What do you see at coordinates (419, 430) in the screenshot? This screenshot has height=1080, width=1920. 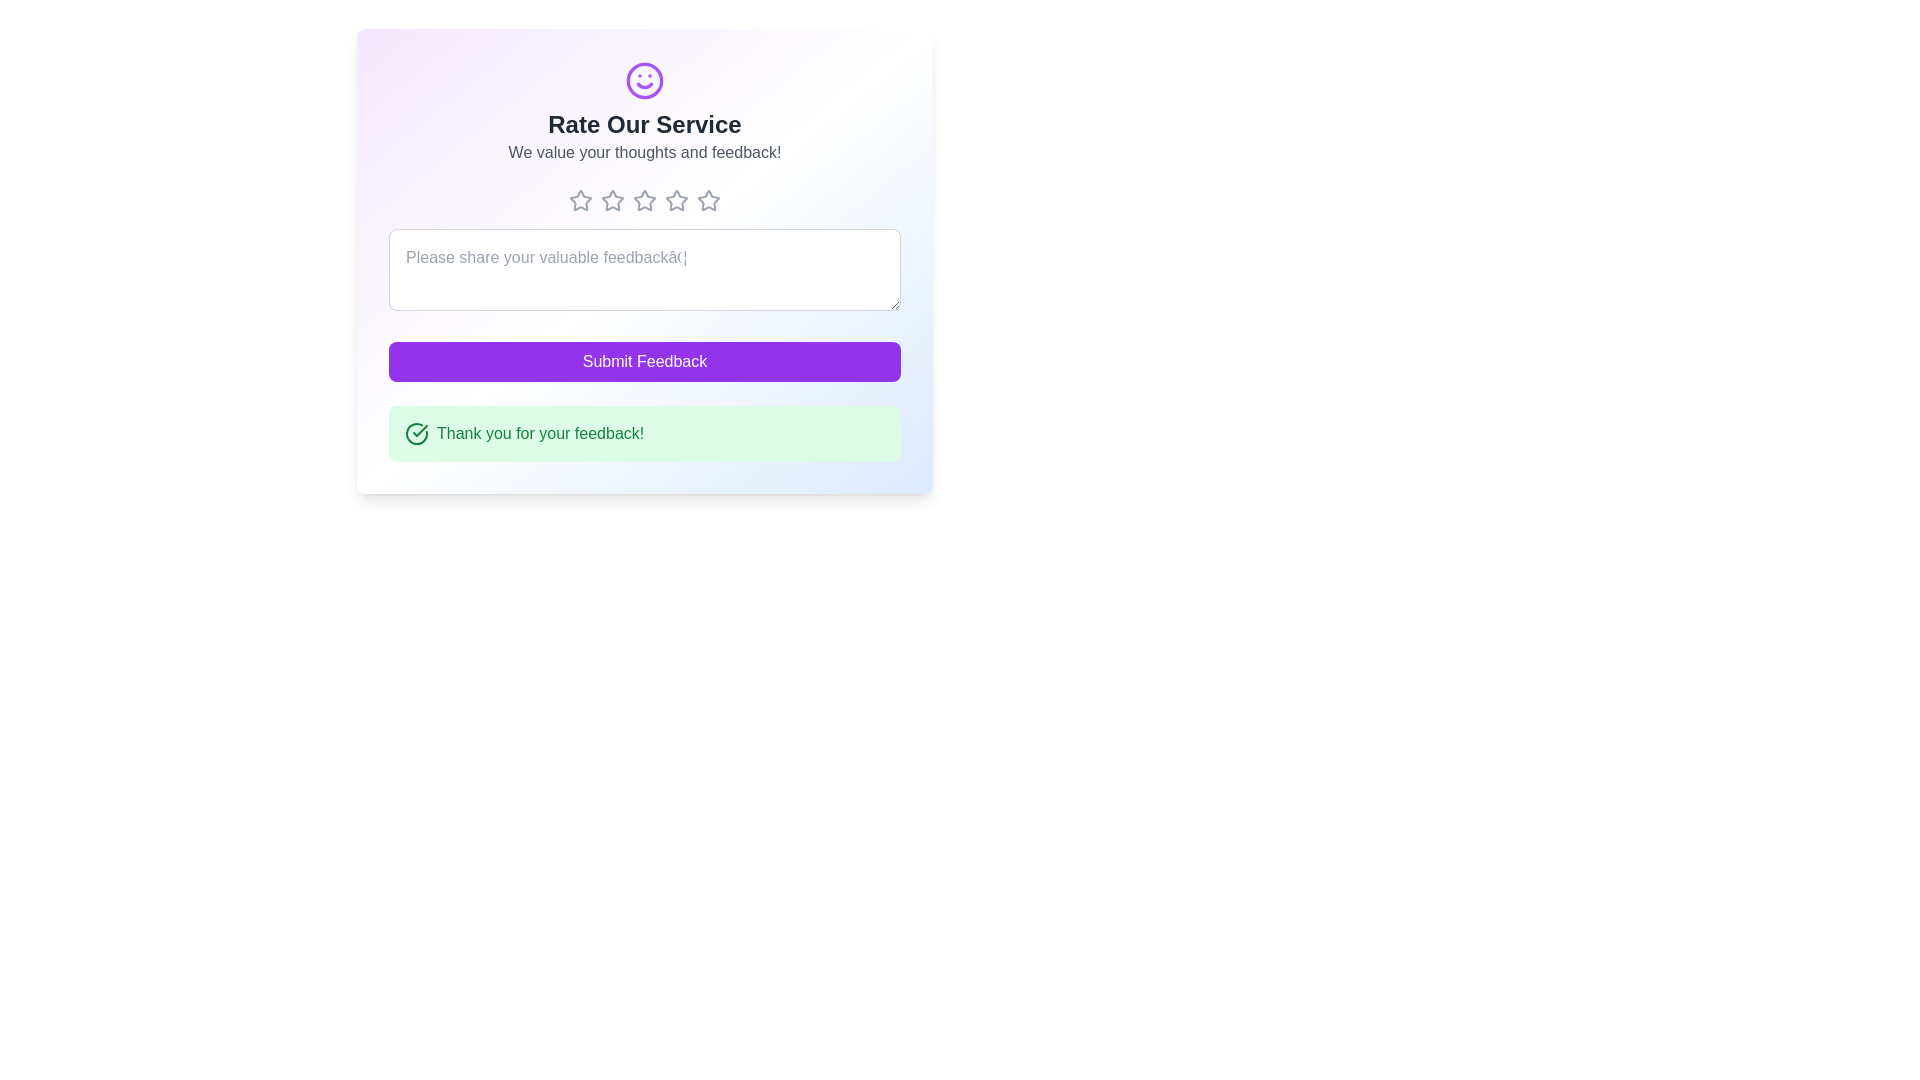 I see `the checkmark icon within the green notification box that indicates confirmation of feedback submission` at bounding box center [419, 430].